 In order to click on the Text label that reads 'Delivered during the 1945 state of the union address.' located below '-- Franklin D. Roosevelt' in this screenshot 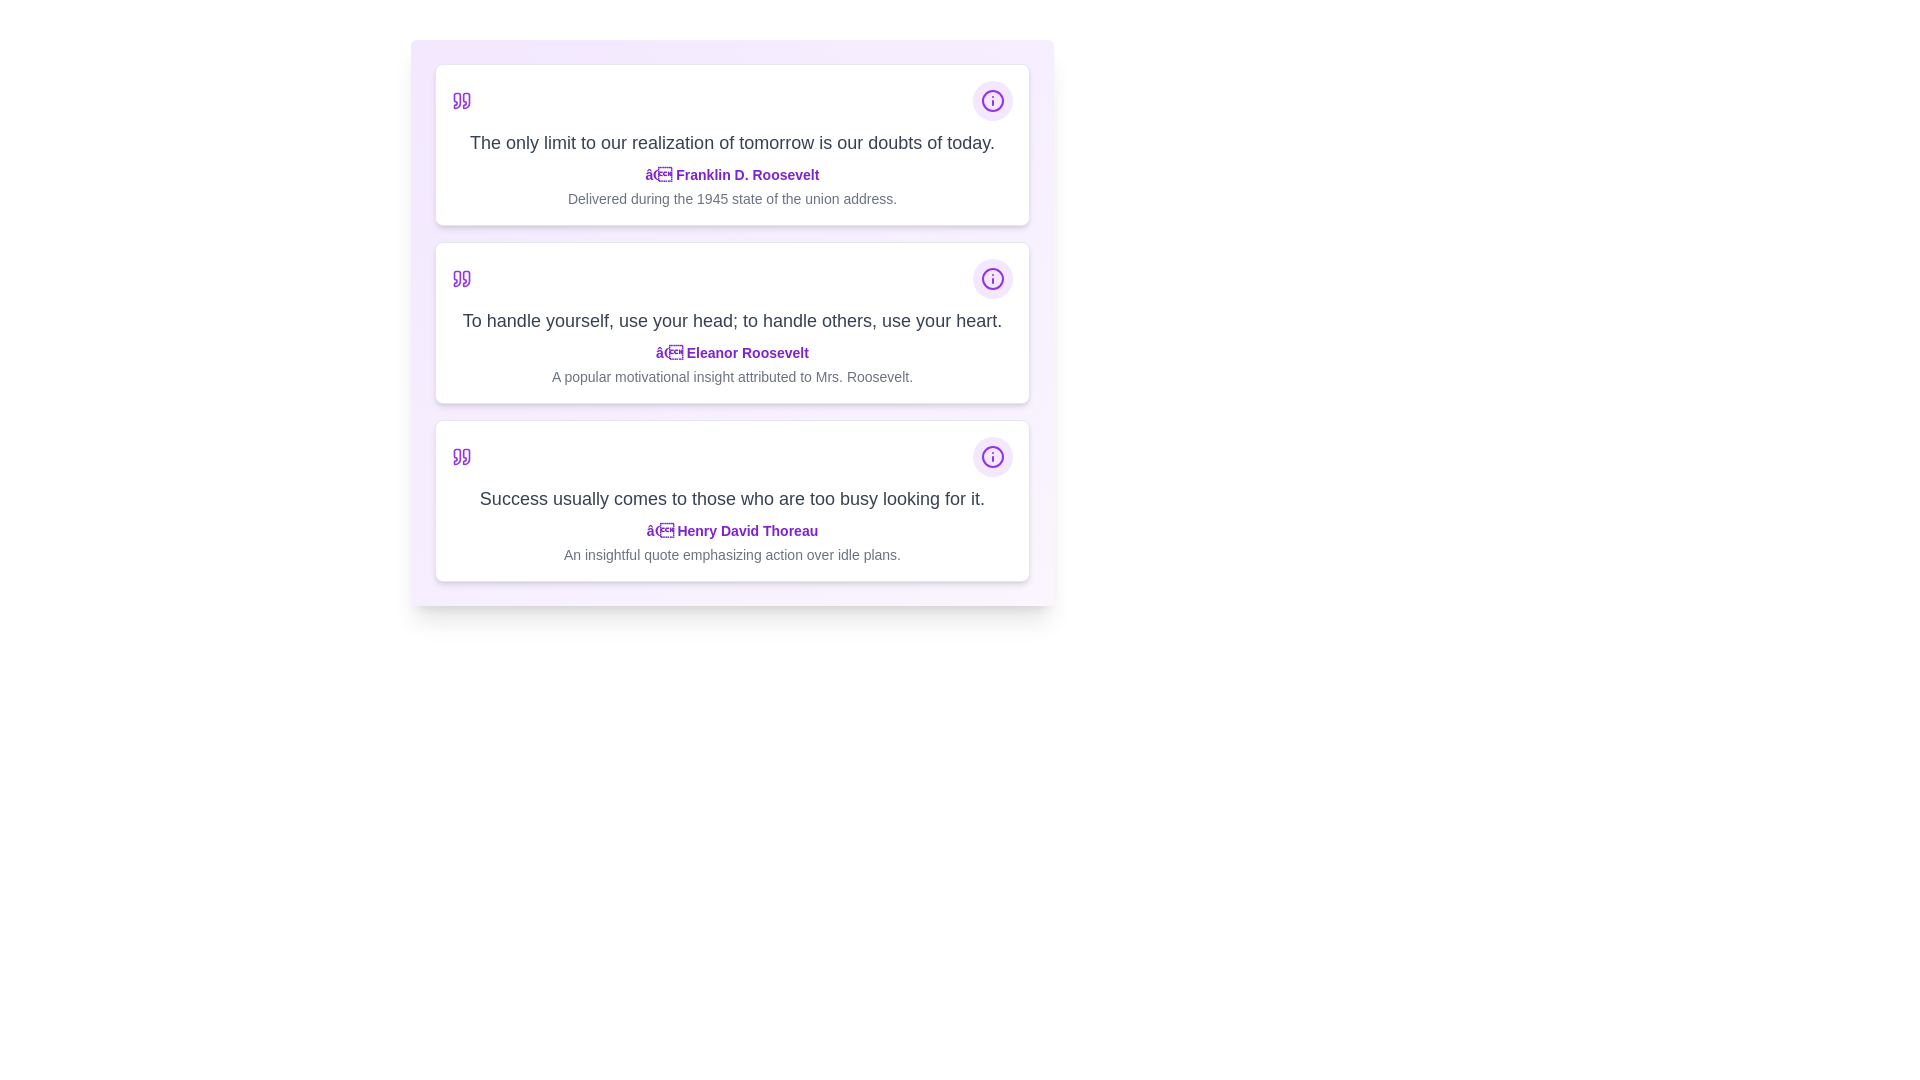, I will do `click(731, 199)`.